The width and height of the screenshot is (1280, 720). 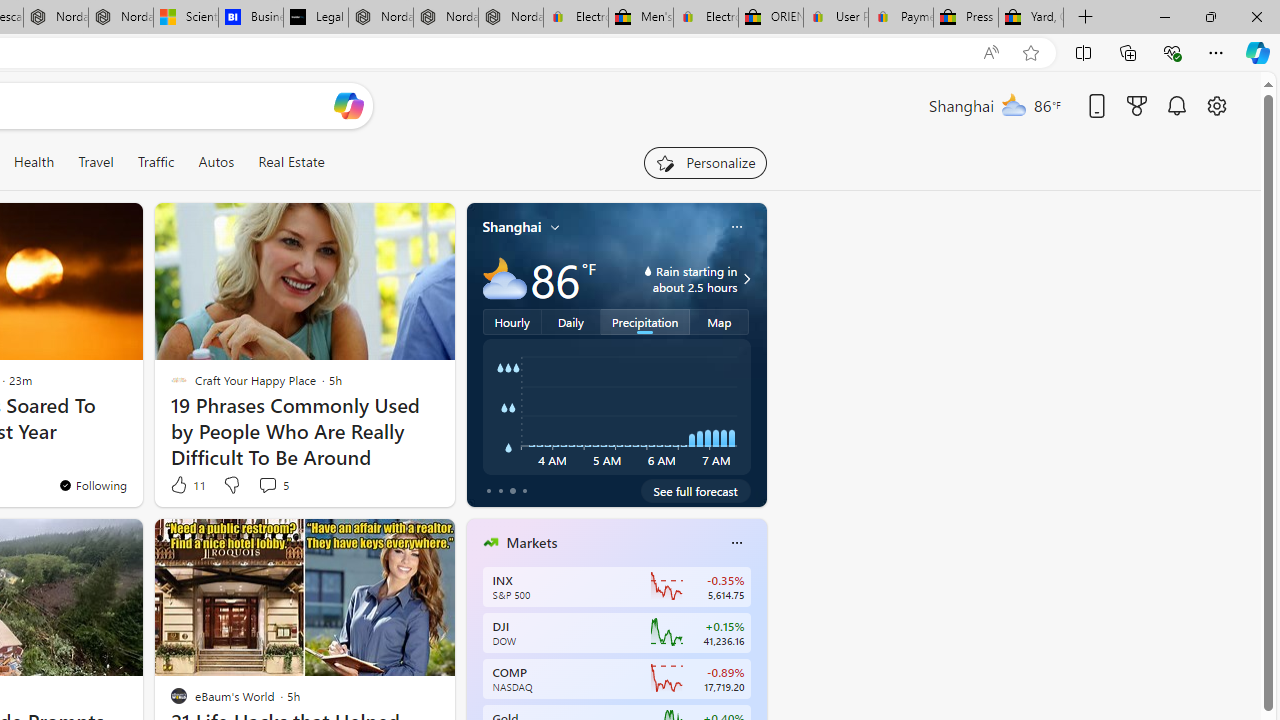 What do you see at coordinates (648, 270) in the screenshot?
I see `'water-drop-icon'` at bounding box center [648, 270].